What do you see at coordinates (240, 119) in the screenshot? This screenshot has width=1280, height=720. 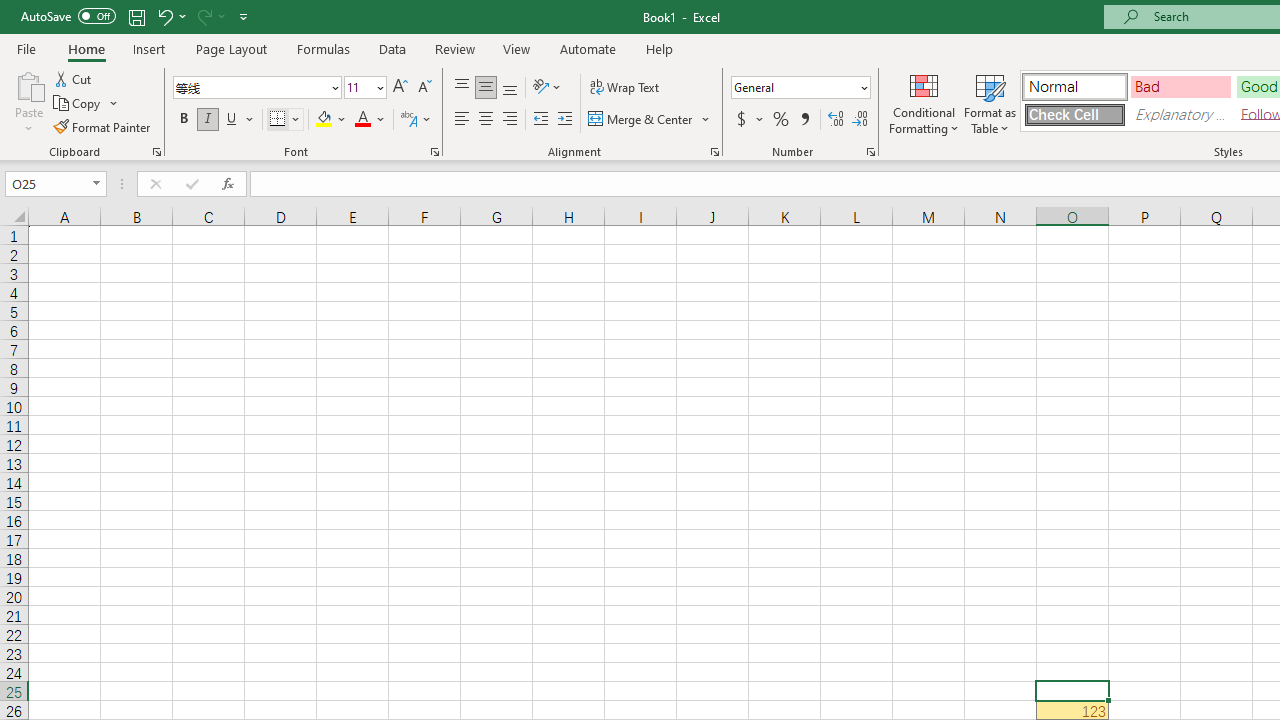 I see `'Underline'` at bounding box center [240, 119].